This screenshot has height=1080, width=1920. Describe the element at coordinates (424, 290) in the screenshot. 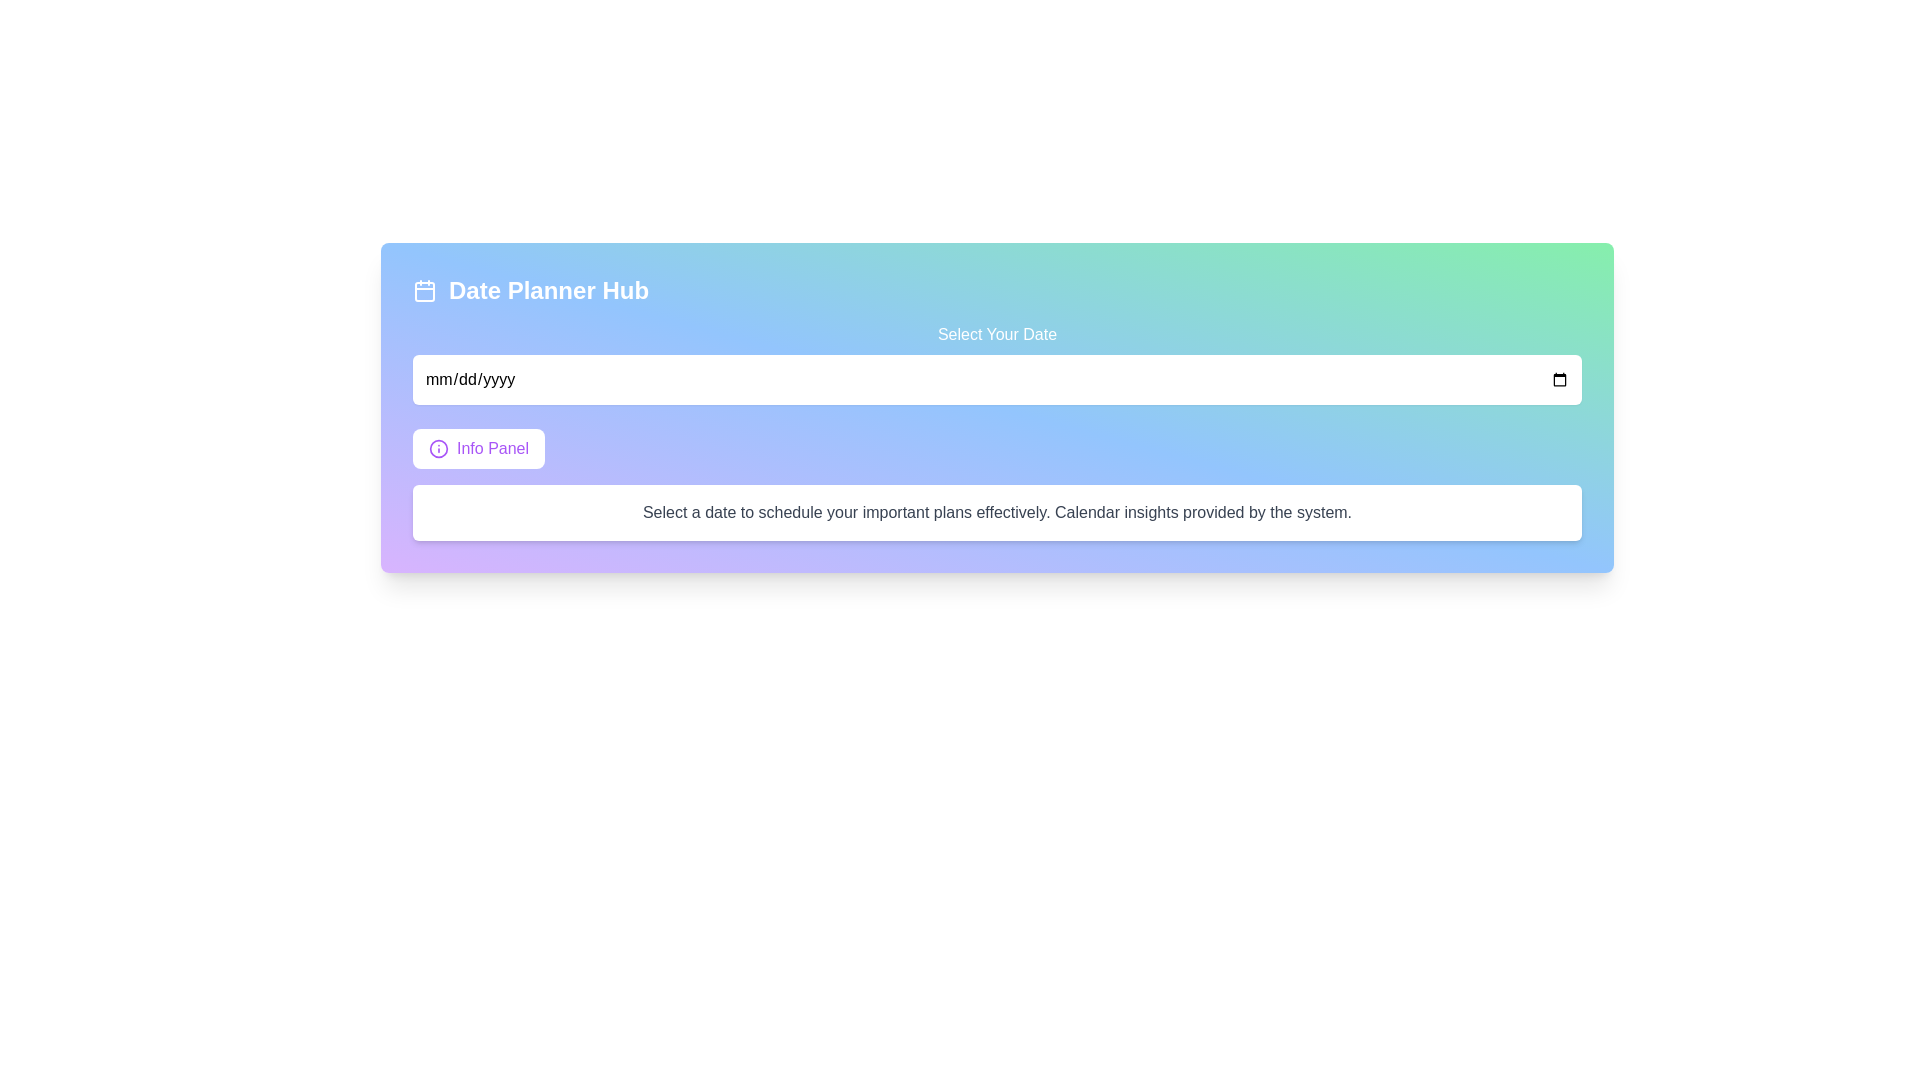

I see `the calendar icon located to the left of the text 'Date Planner Hub'` at that location.